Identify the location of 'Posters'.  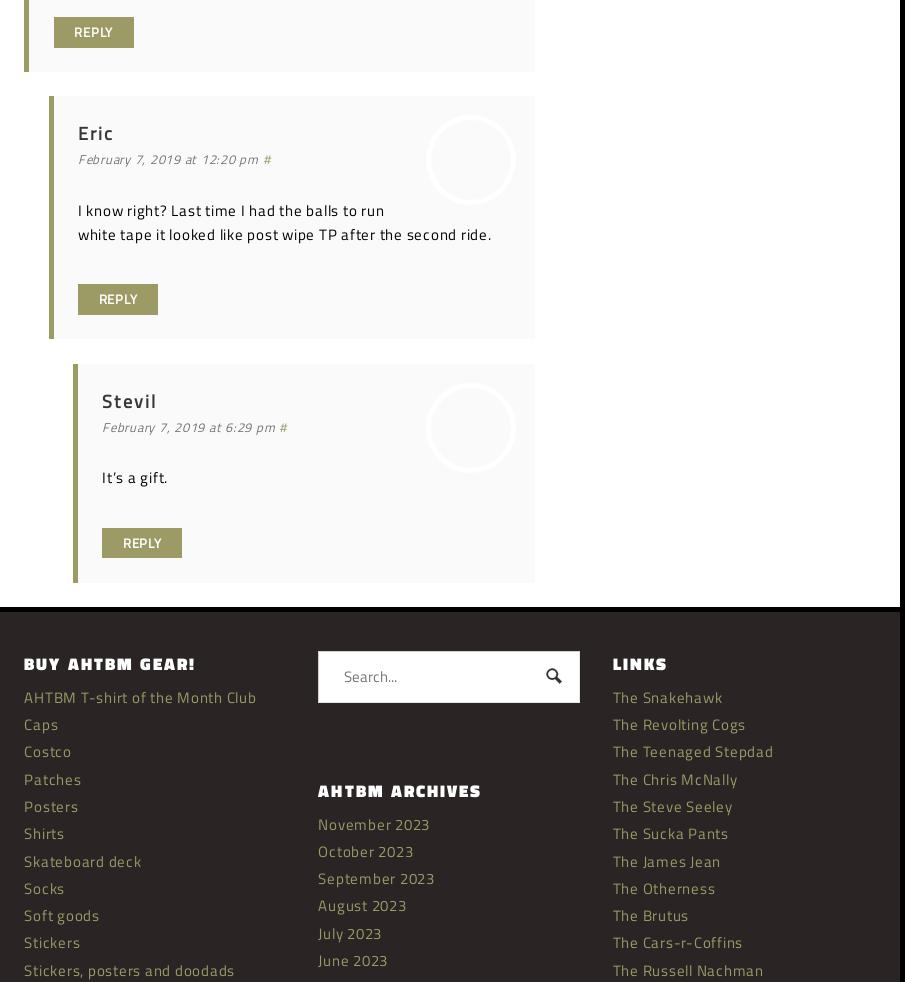
(22, 805).